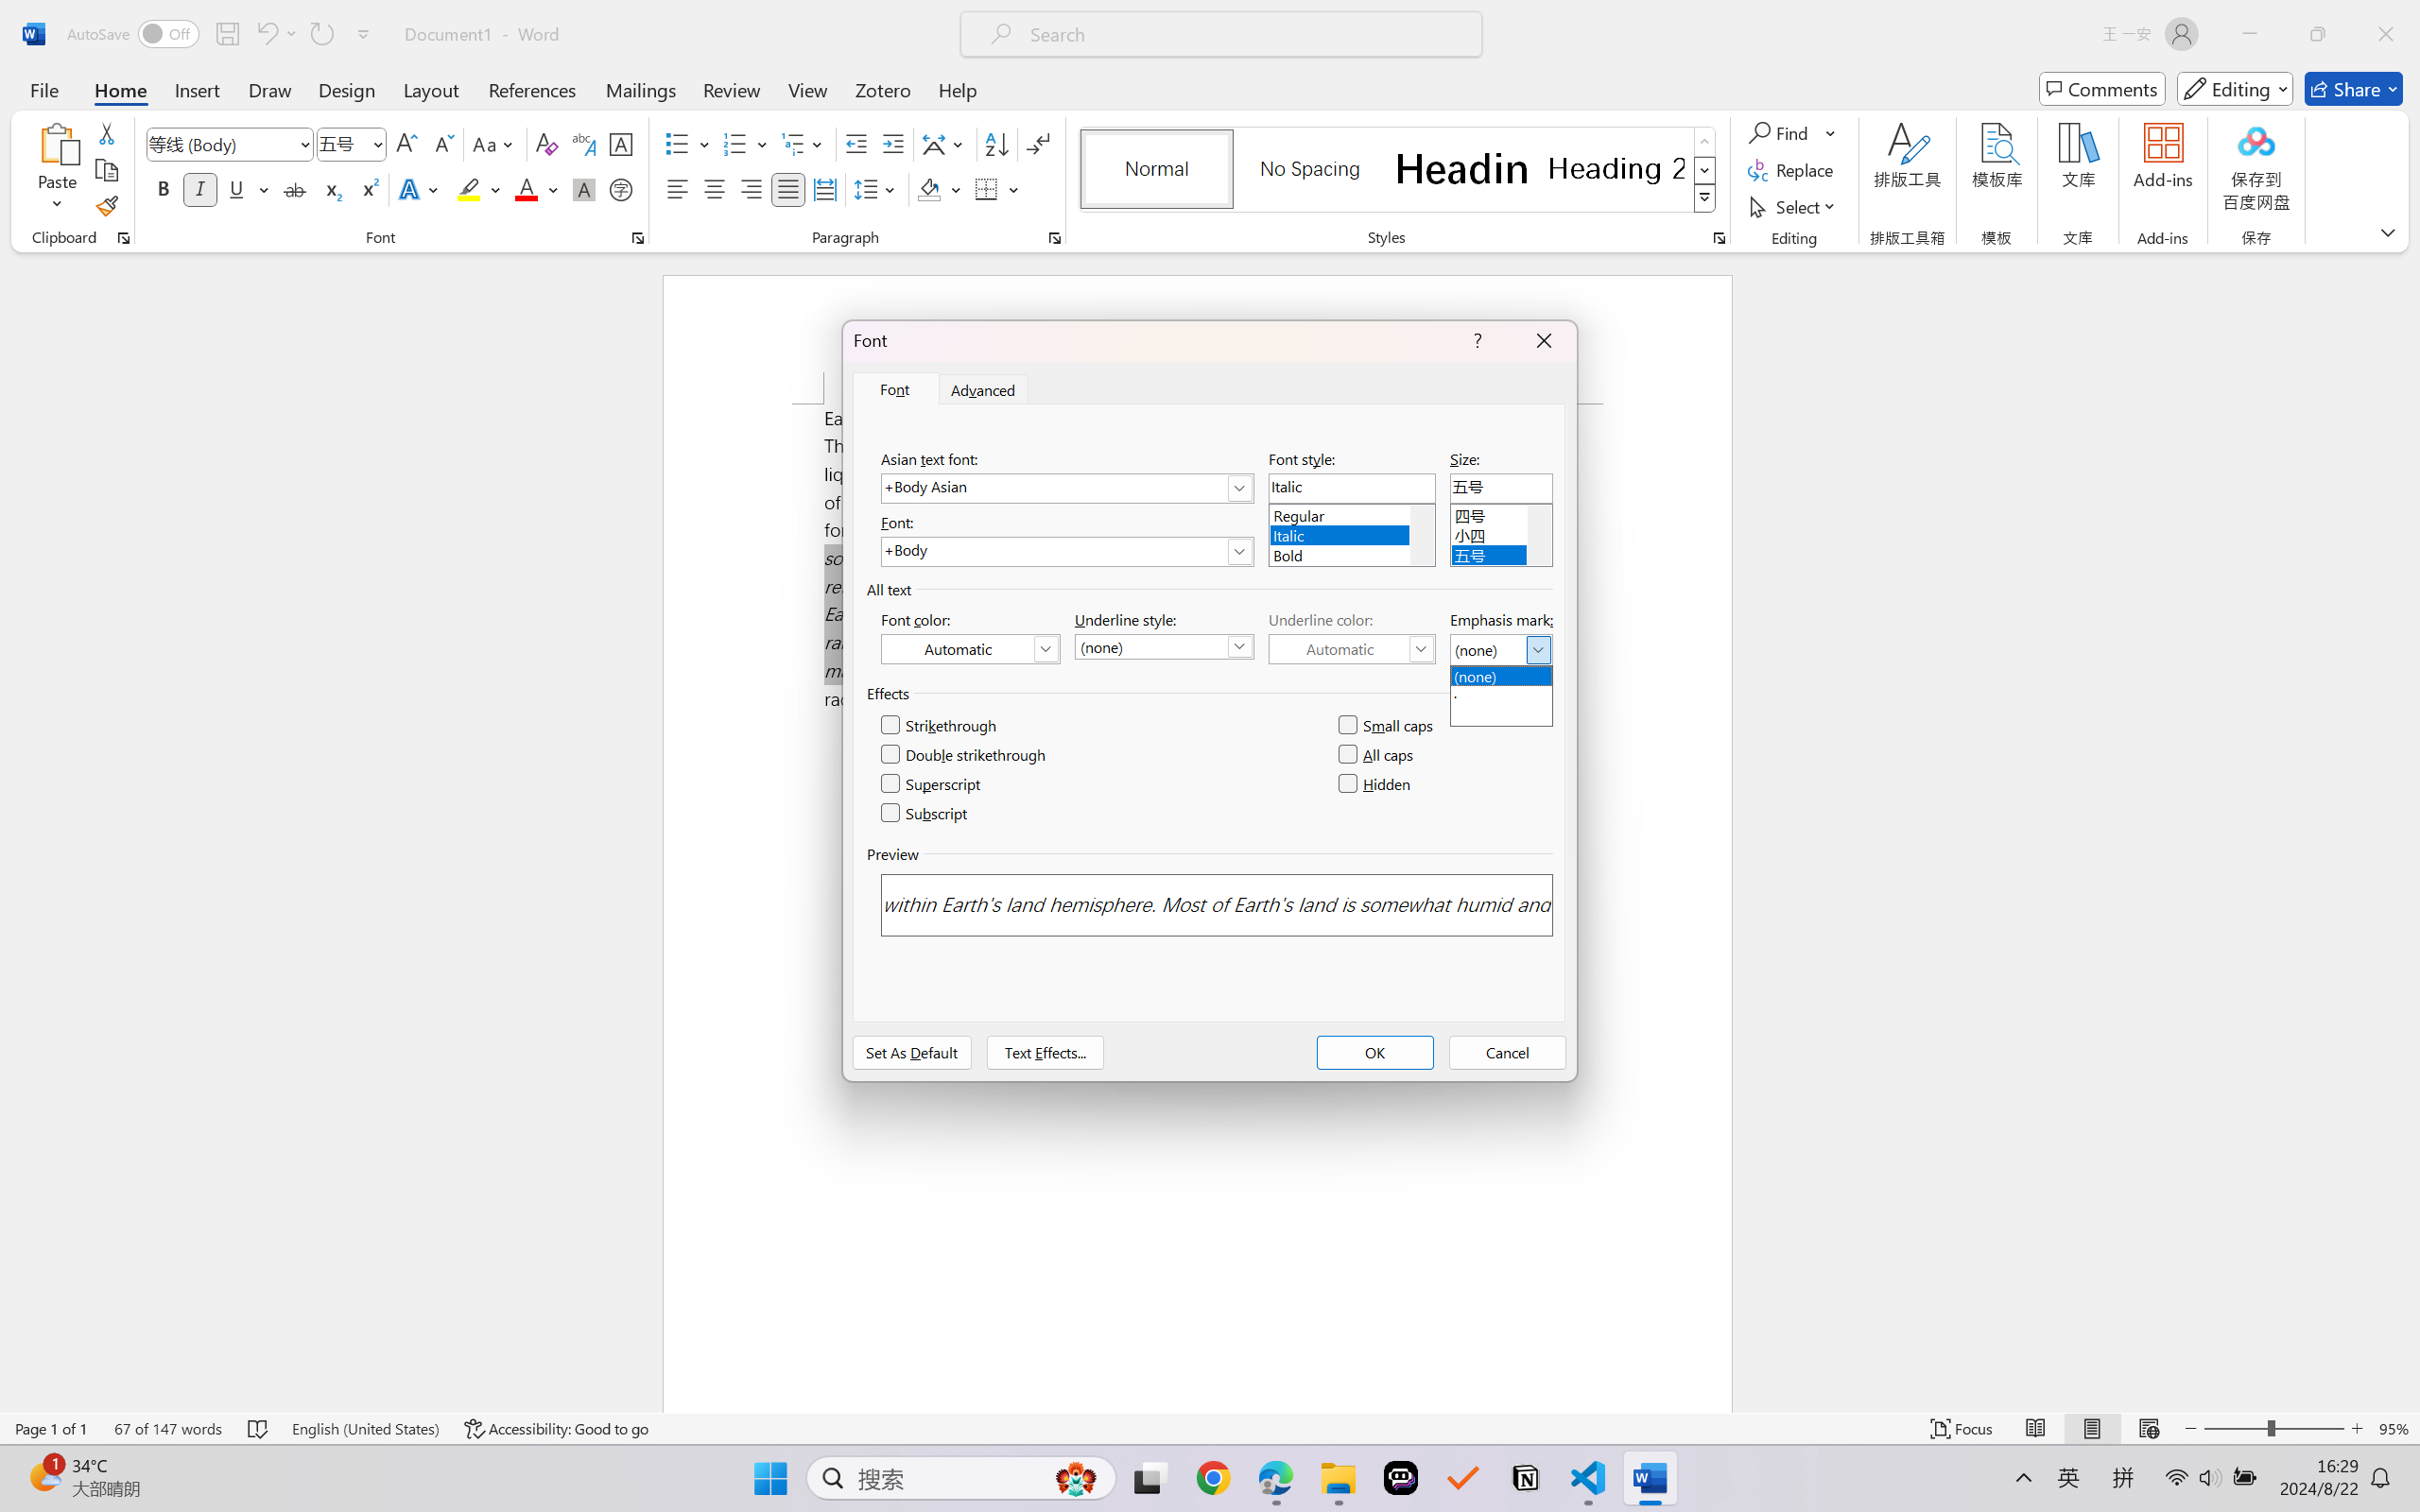 The width and height of the screenshot is (2420, 1512). What do you see at coordinates (581, 188) in the screenshot?
I see `'Character Shading'` at bounding box center [581, 188].